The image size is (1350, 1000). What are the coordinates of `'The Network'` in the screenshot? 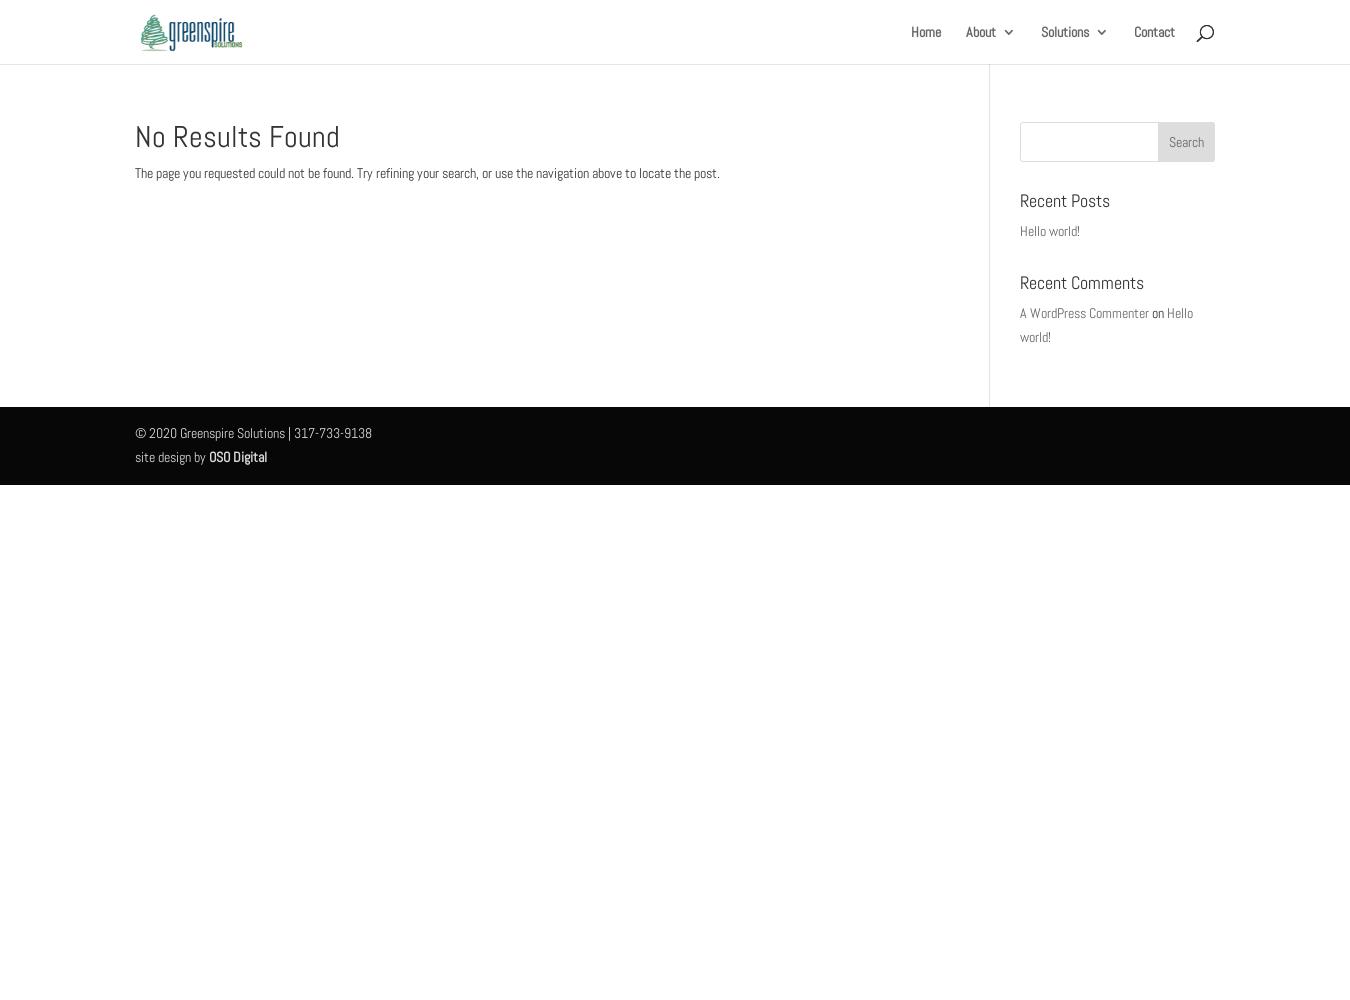 It's located at (1038, 187).